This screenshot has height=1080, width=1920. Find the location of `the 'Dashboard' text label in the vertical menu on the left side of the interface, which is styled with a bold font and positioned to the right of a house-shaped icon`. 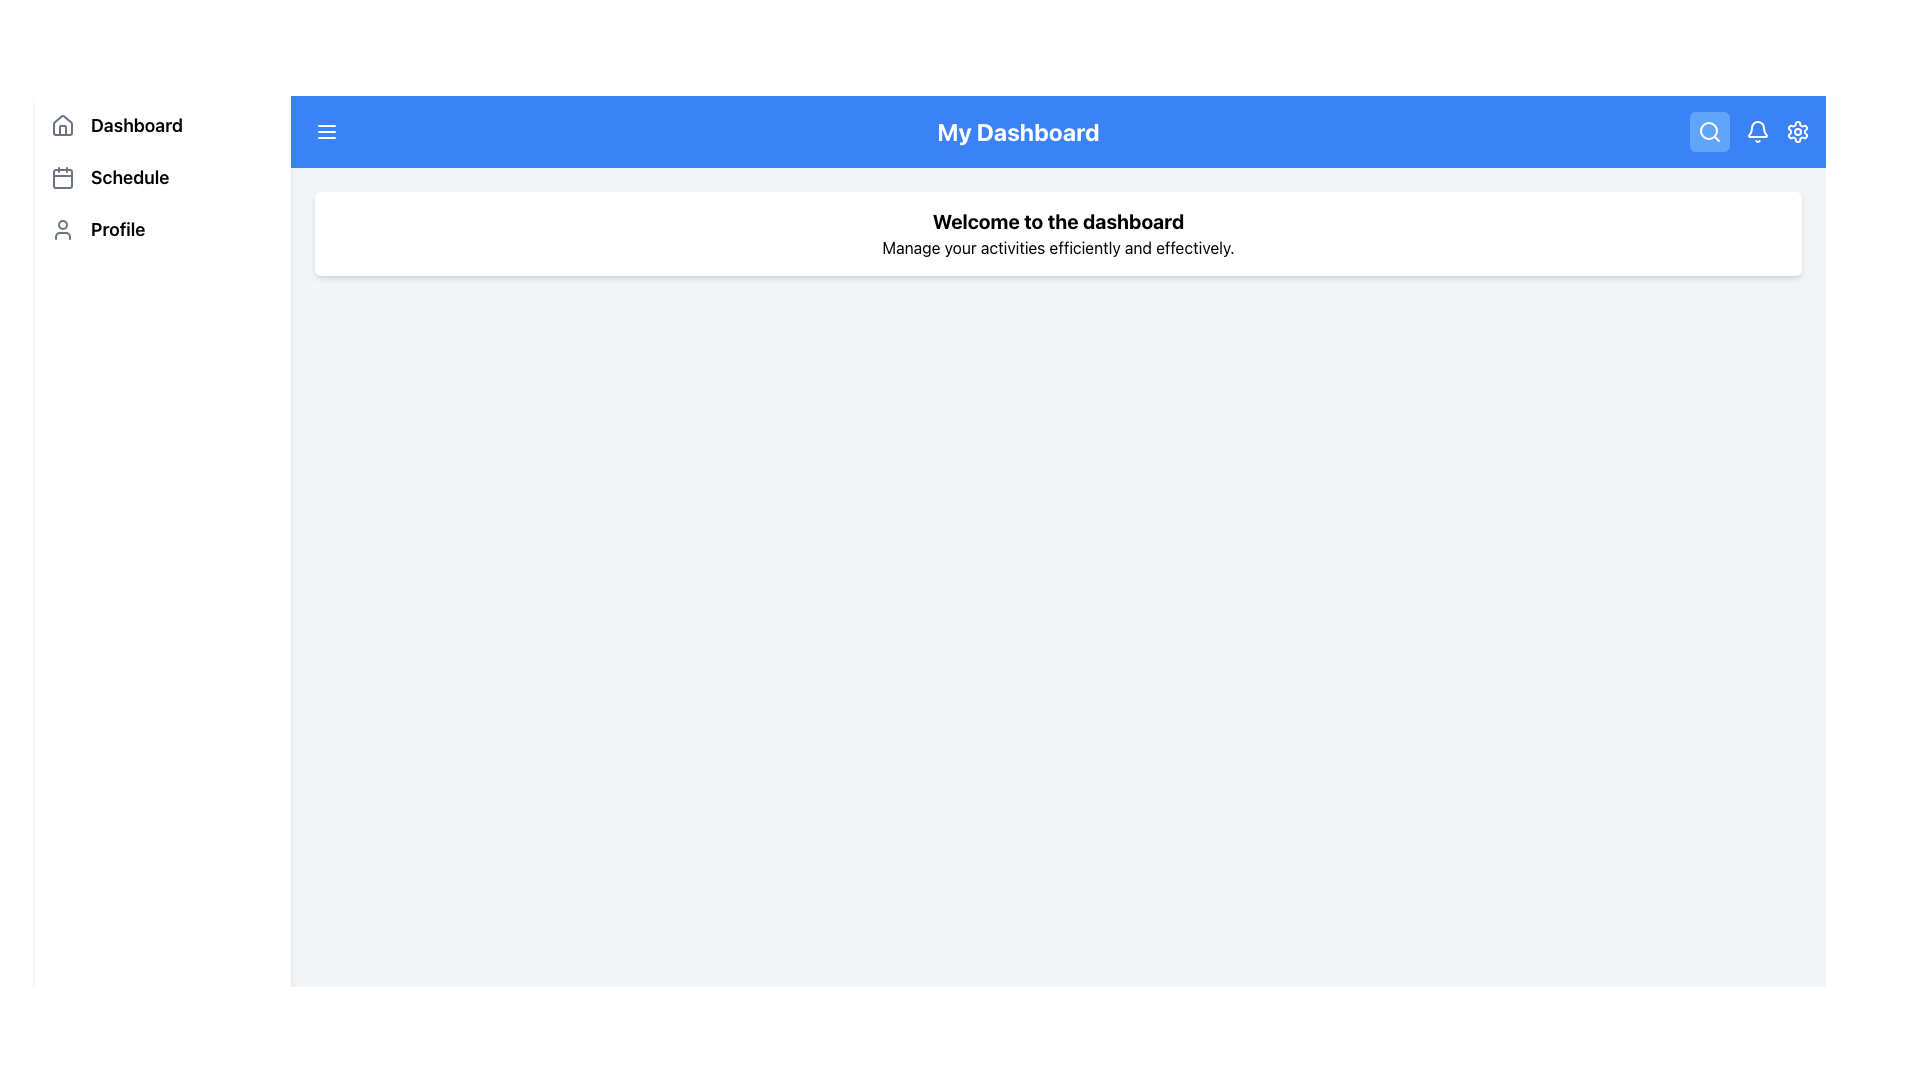

the 'Dashboard' text label in the vertical menu on the left side of the interface, which is styled with a bold font and positioned to the right of a house-shaped icon is located at coordinates (136, 126).